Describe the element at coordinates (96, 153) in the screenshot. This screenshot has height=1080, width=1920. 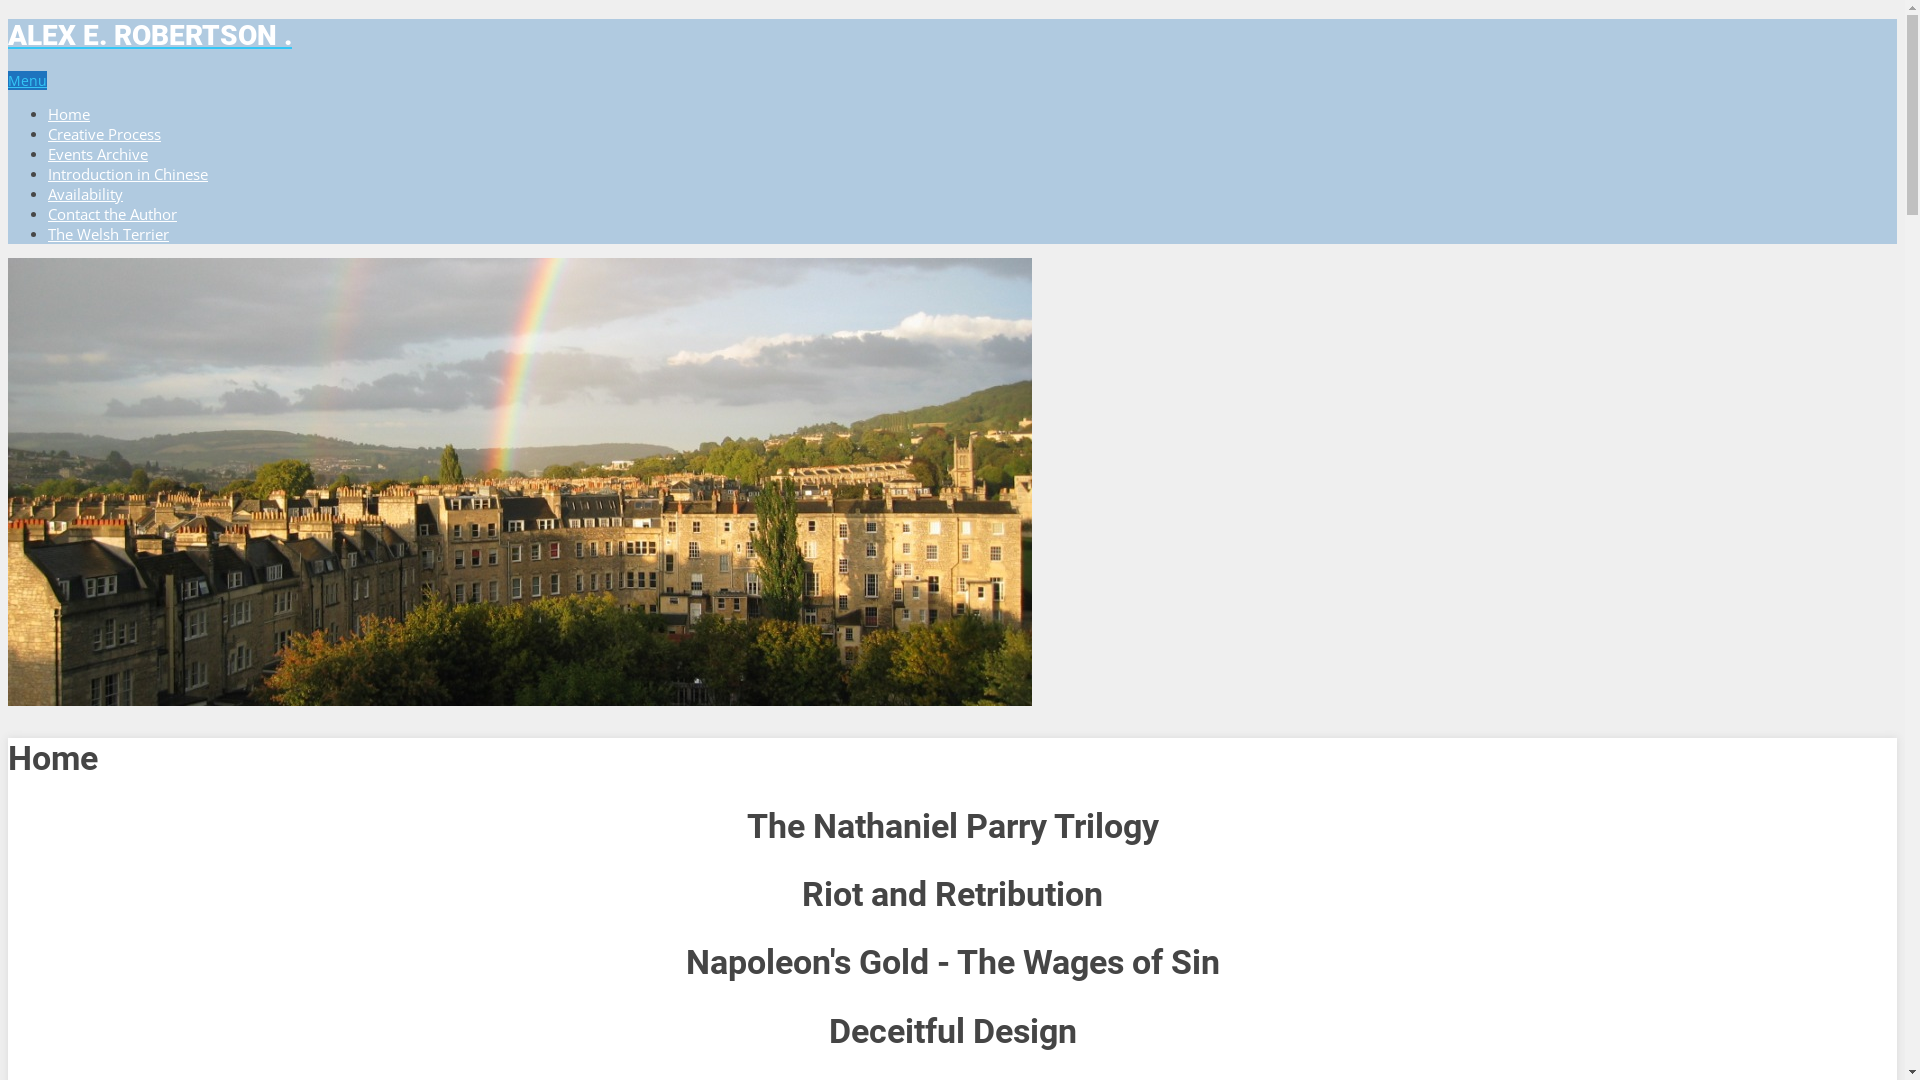
I see `'Events Archive'` at that location.